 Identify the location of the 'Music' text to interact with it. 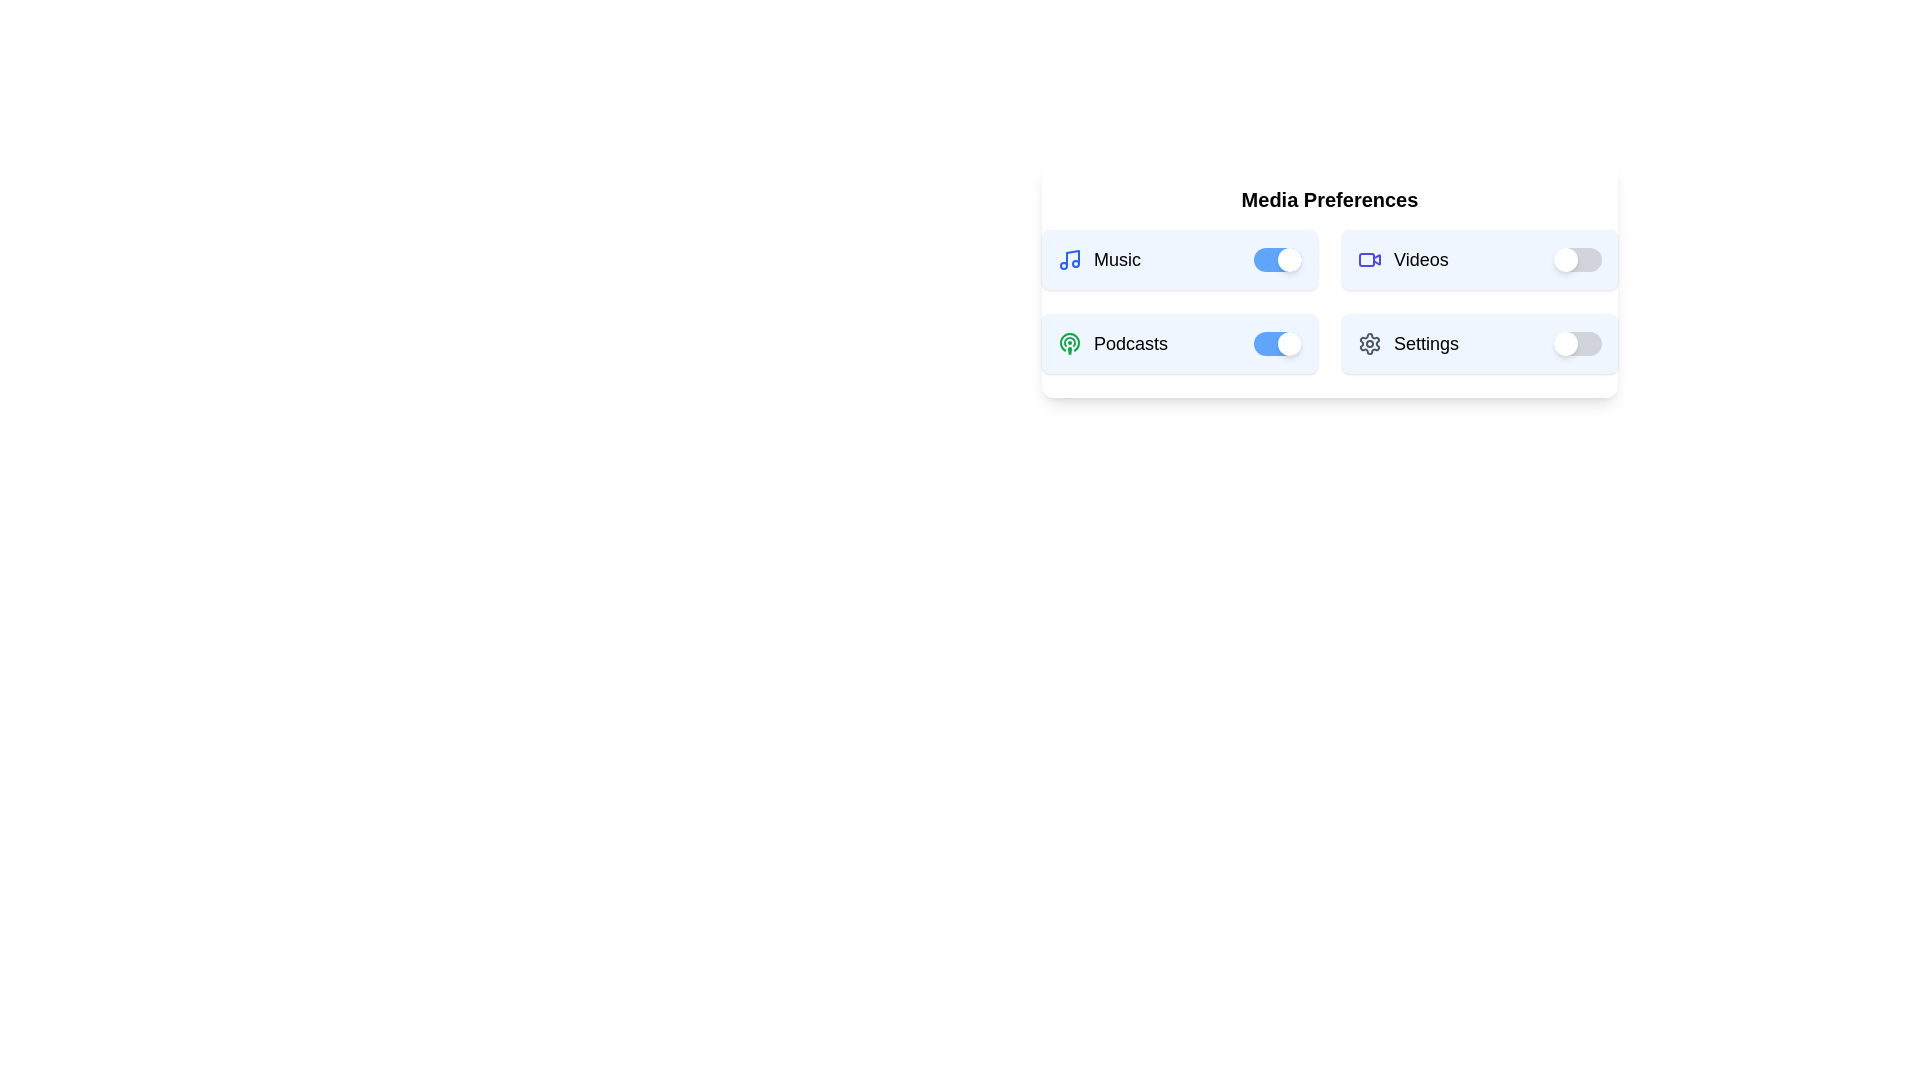
(1098, 258).